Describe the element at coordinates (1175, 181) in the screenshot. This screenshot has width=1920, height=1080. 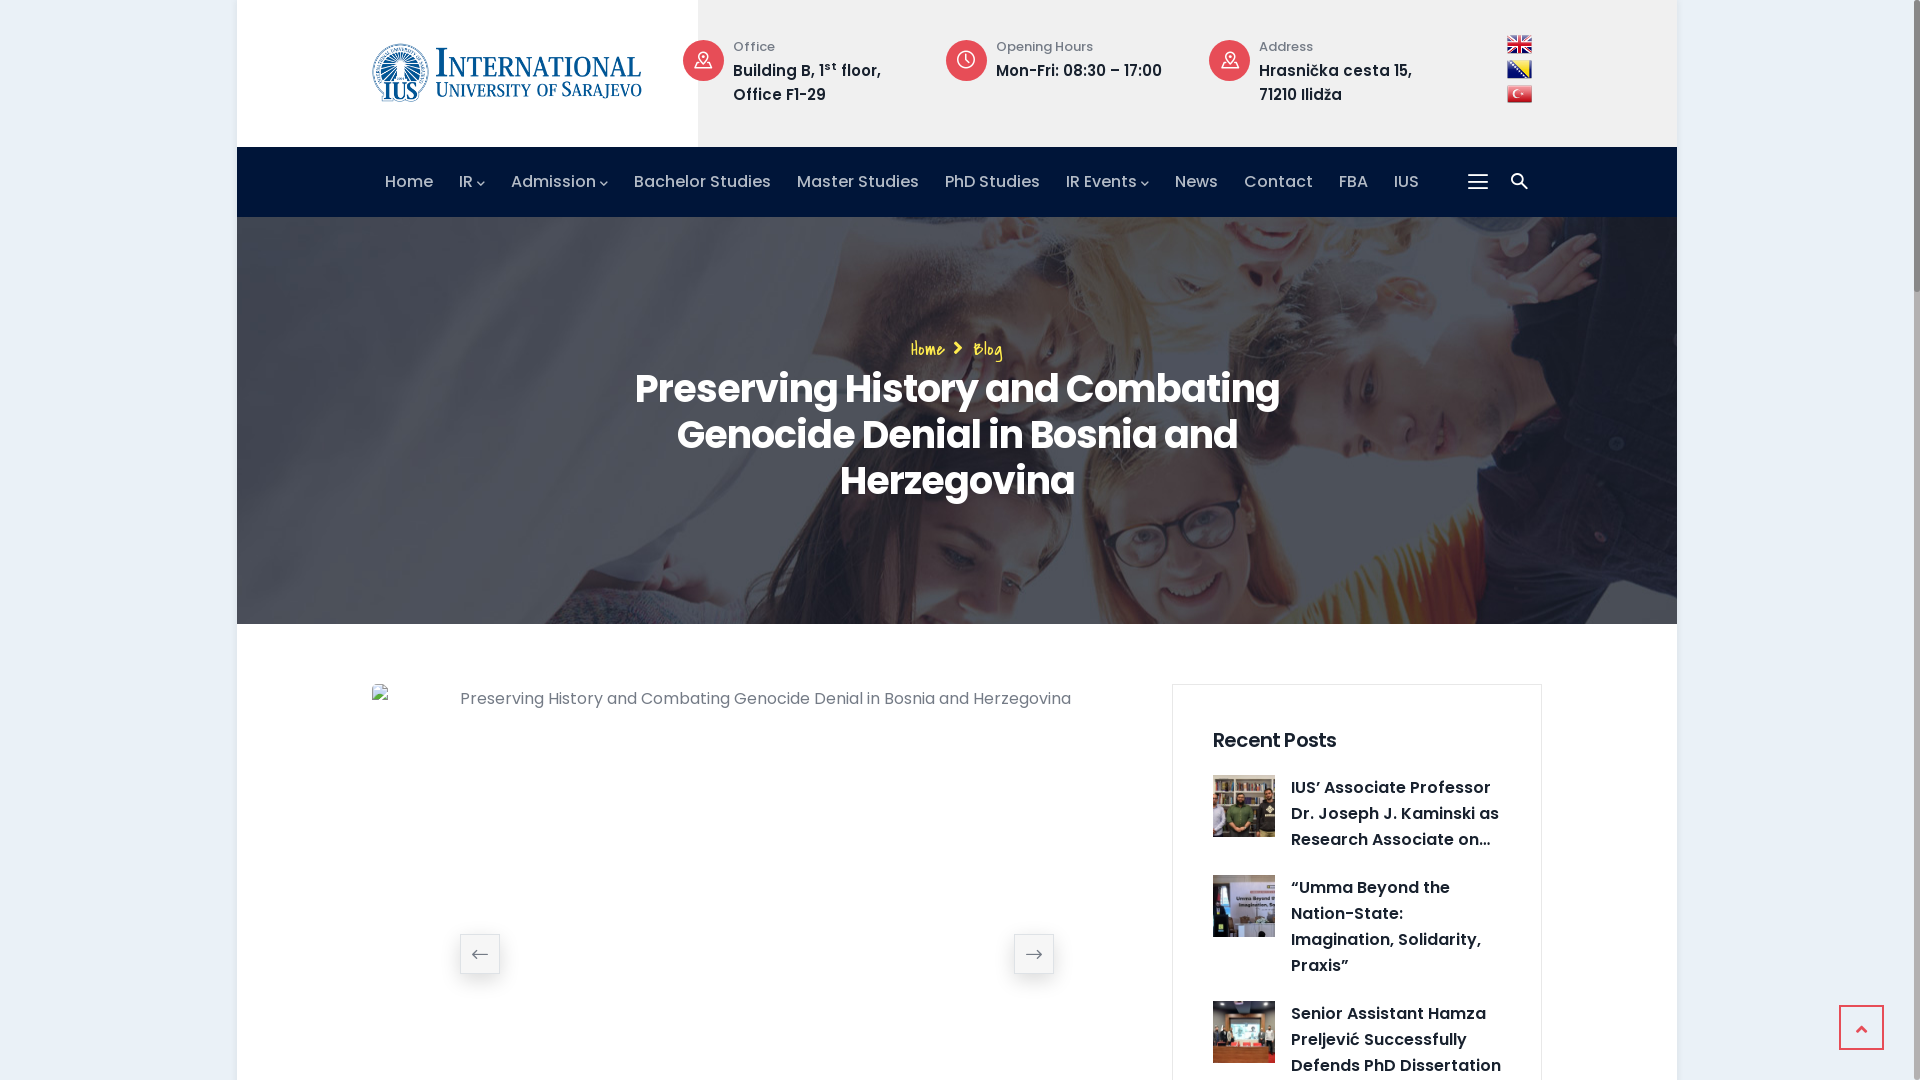
I see `'News'` at that location.